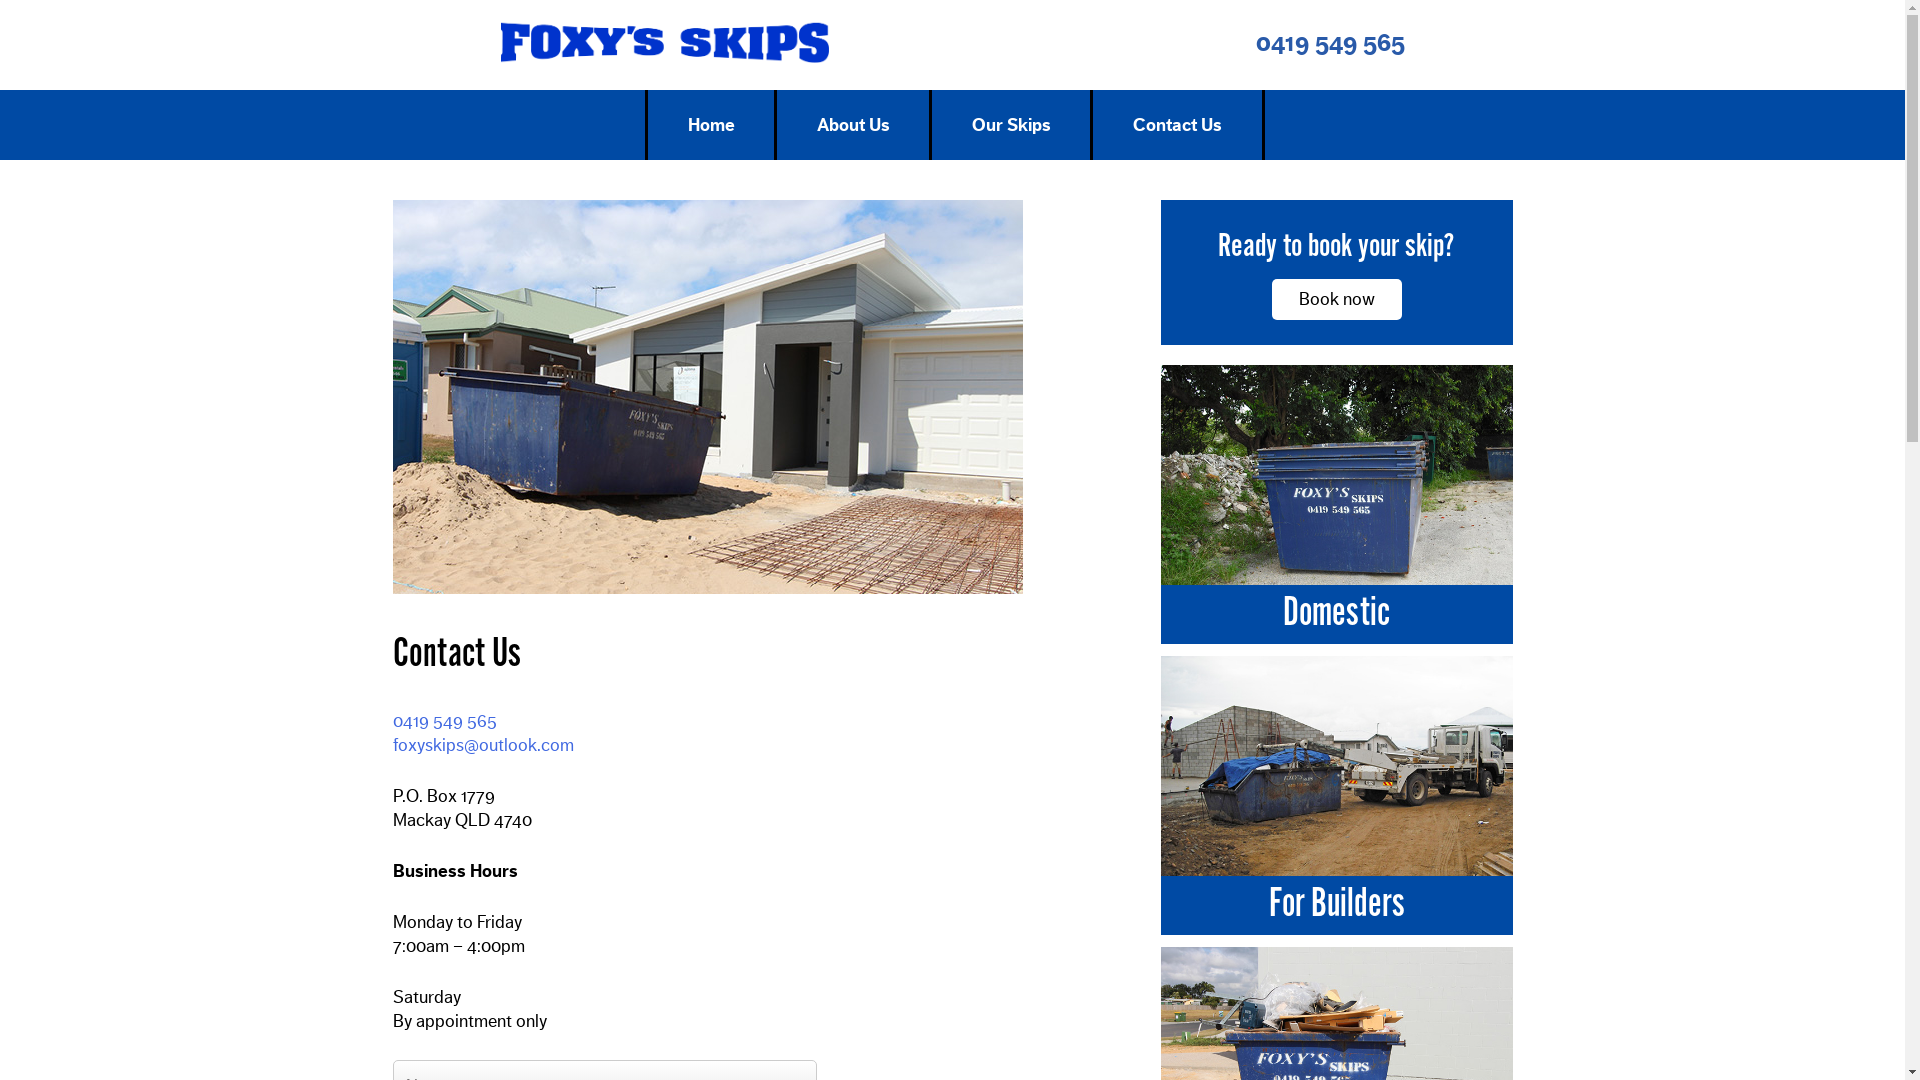  I want to click on 'Book now', so click(1337, 299).